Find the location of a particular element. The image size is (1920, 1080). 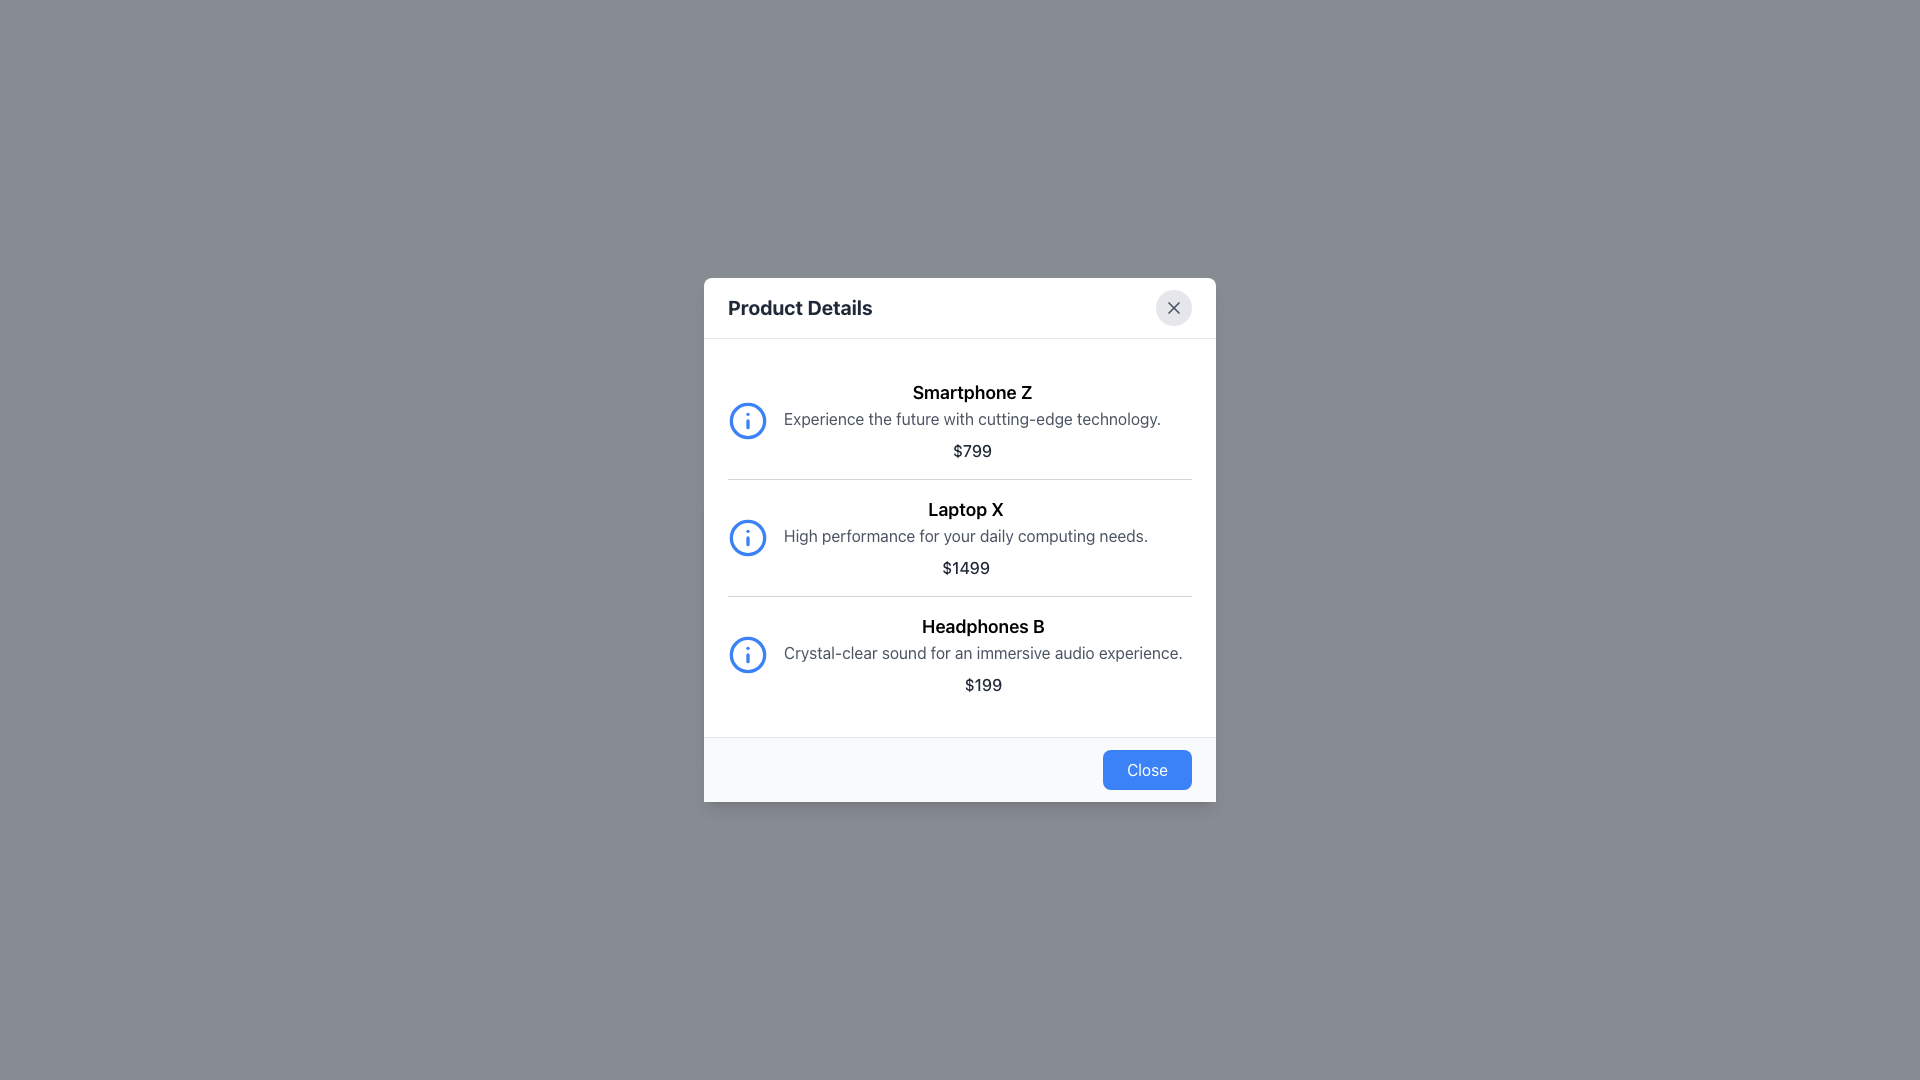

the product description card for 'Laptop X' priced at '$1499', which is the second item in the product details list is located at coordinates (960, 536).